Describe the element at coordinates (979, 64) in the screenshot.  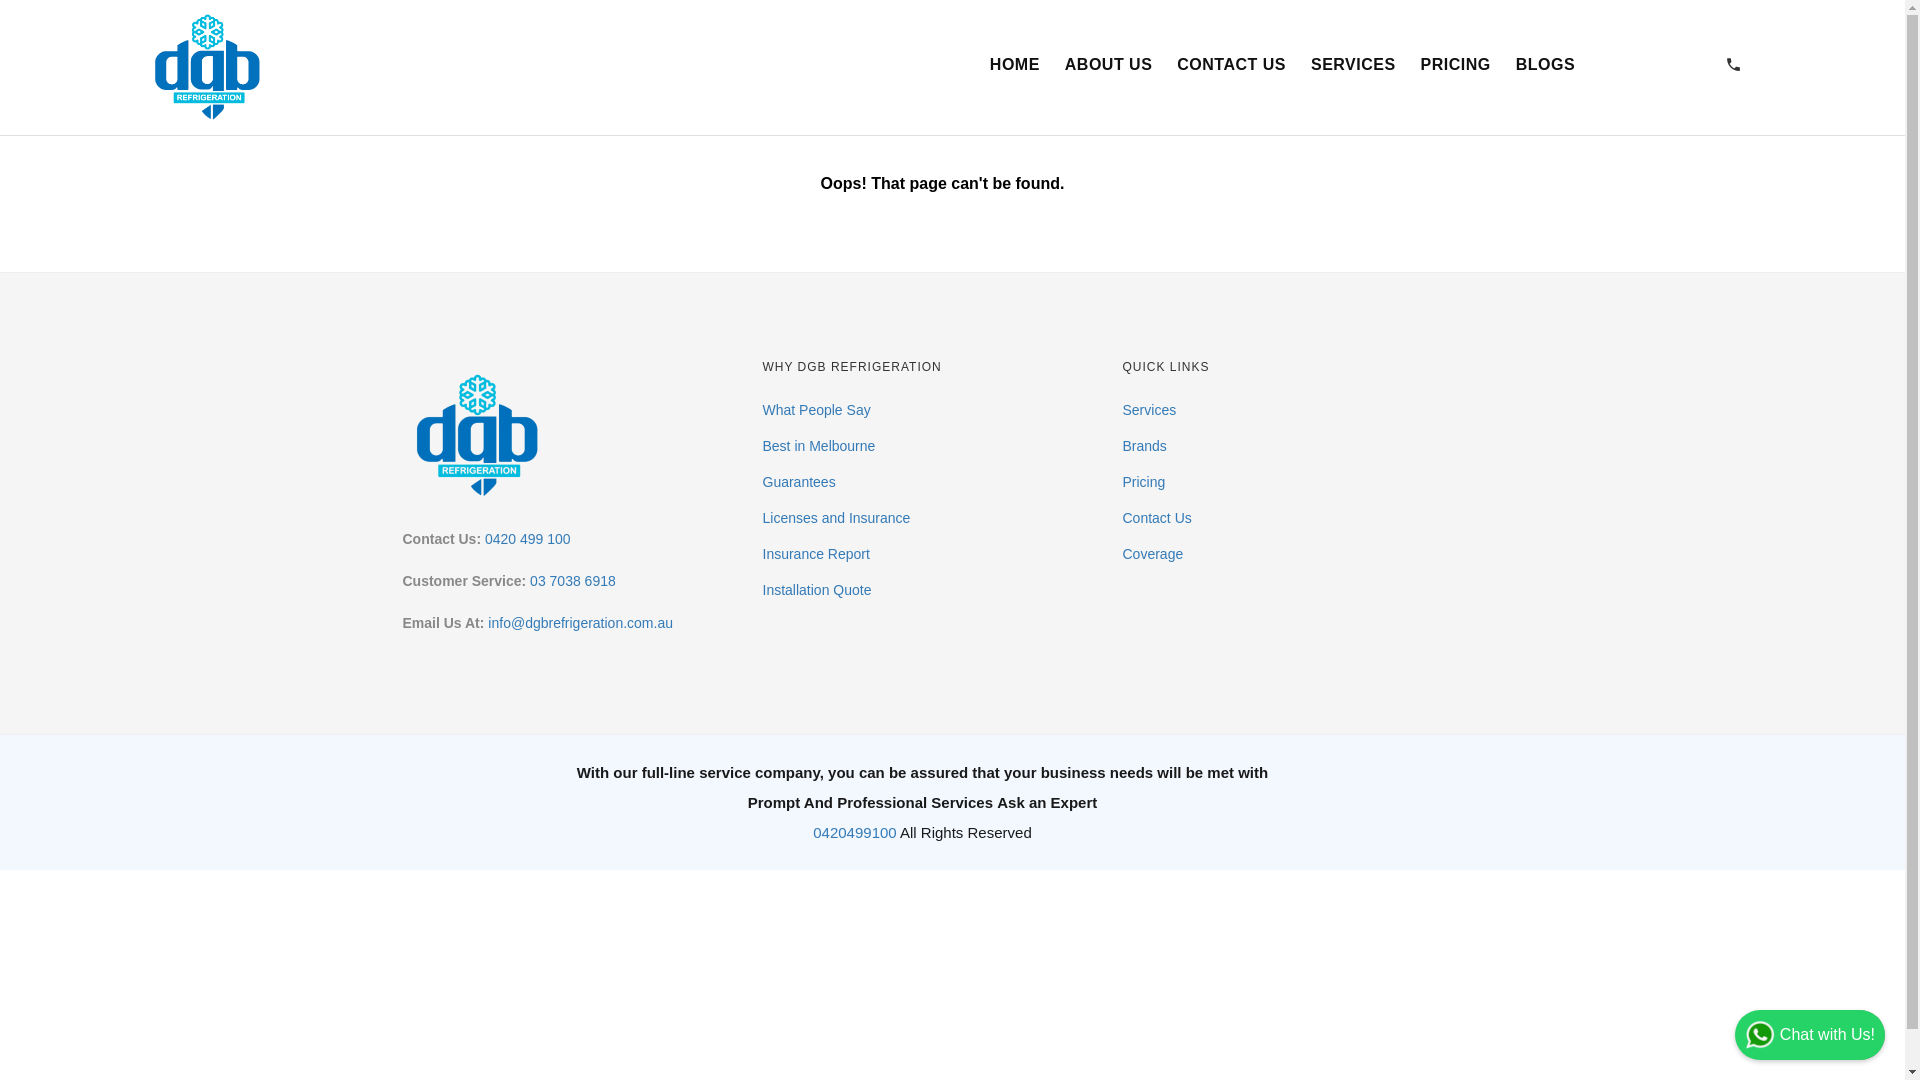
I see `'HOME'` at that location.